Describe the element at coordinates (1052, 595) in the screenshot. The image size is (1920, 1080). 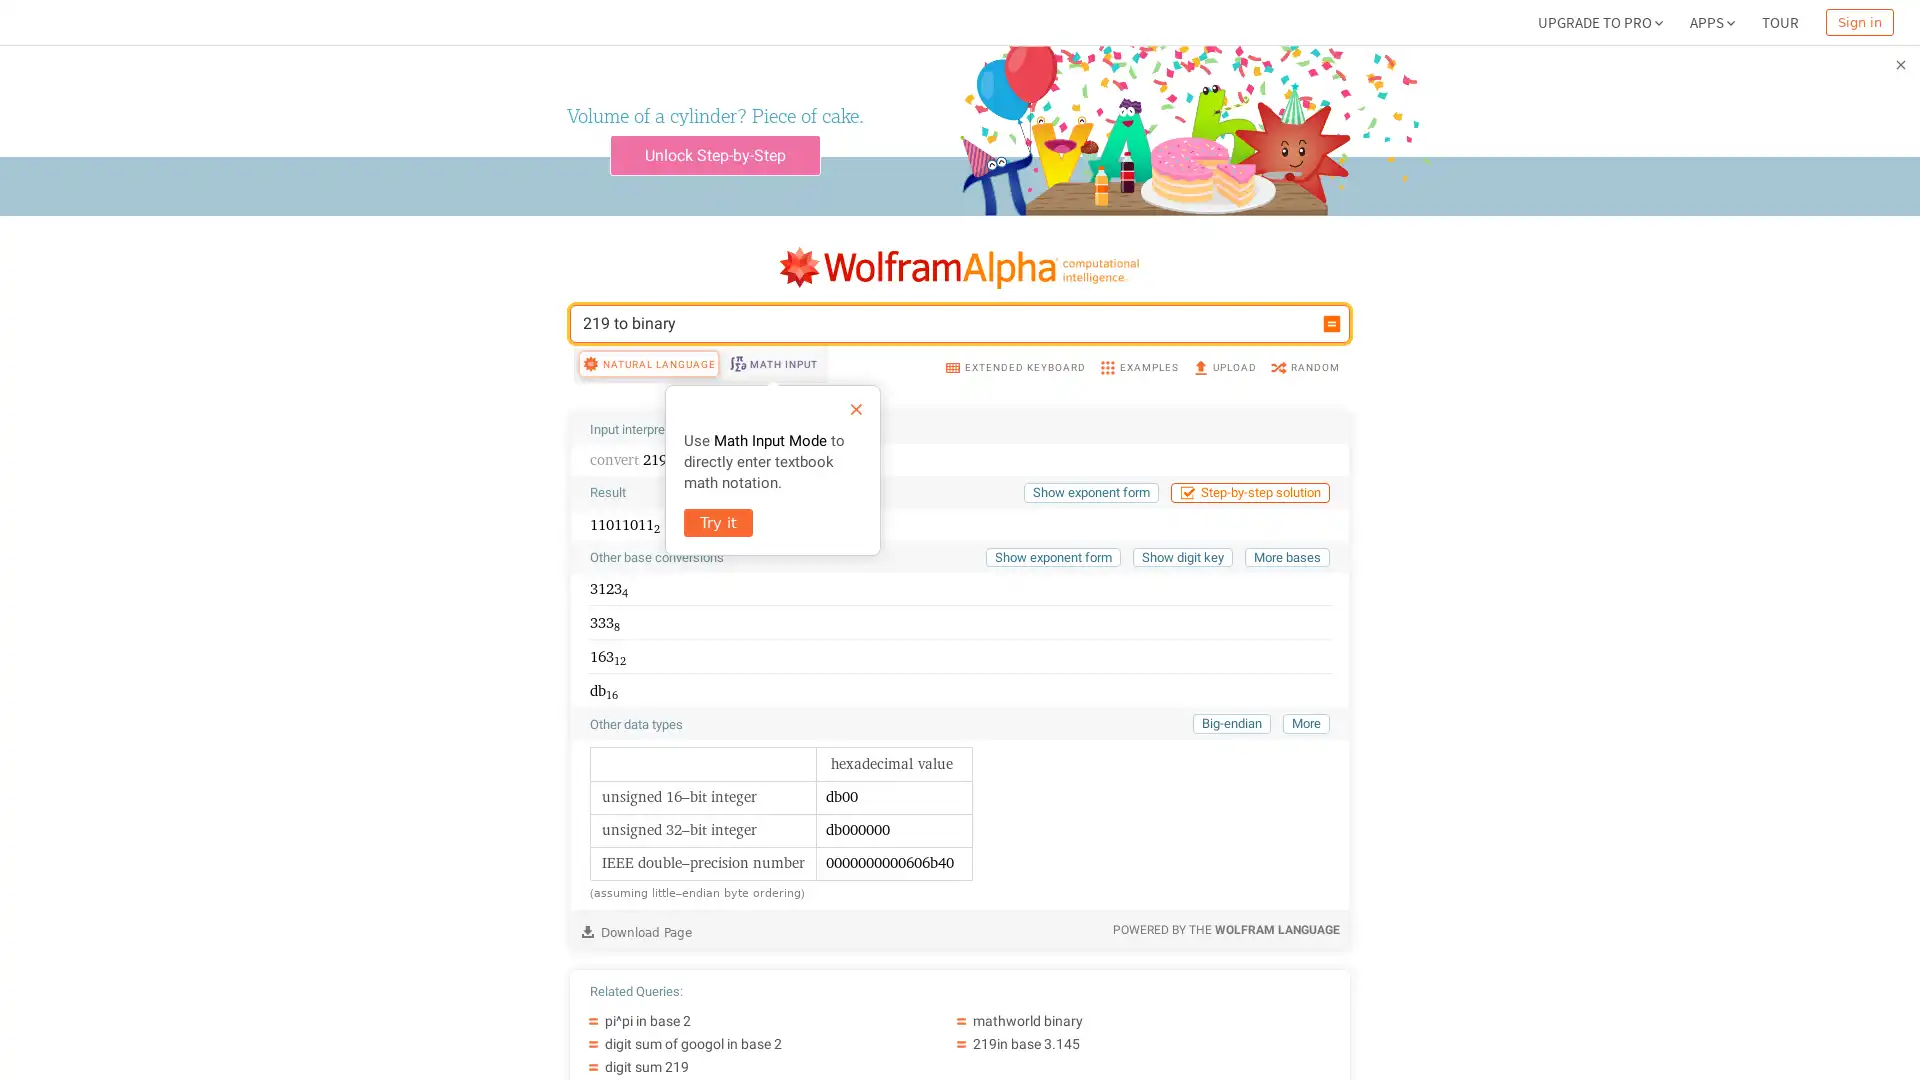
I see `Show exponent form` at that location.